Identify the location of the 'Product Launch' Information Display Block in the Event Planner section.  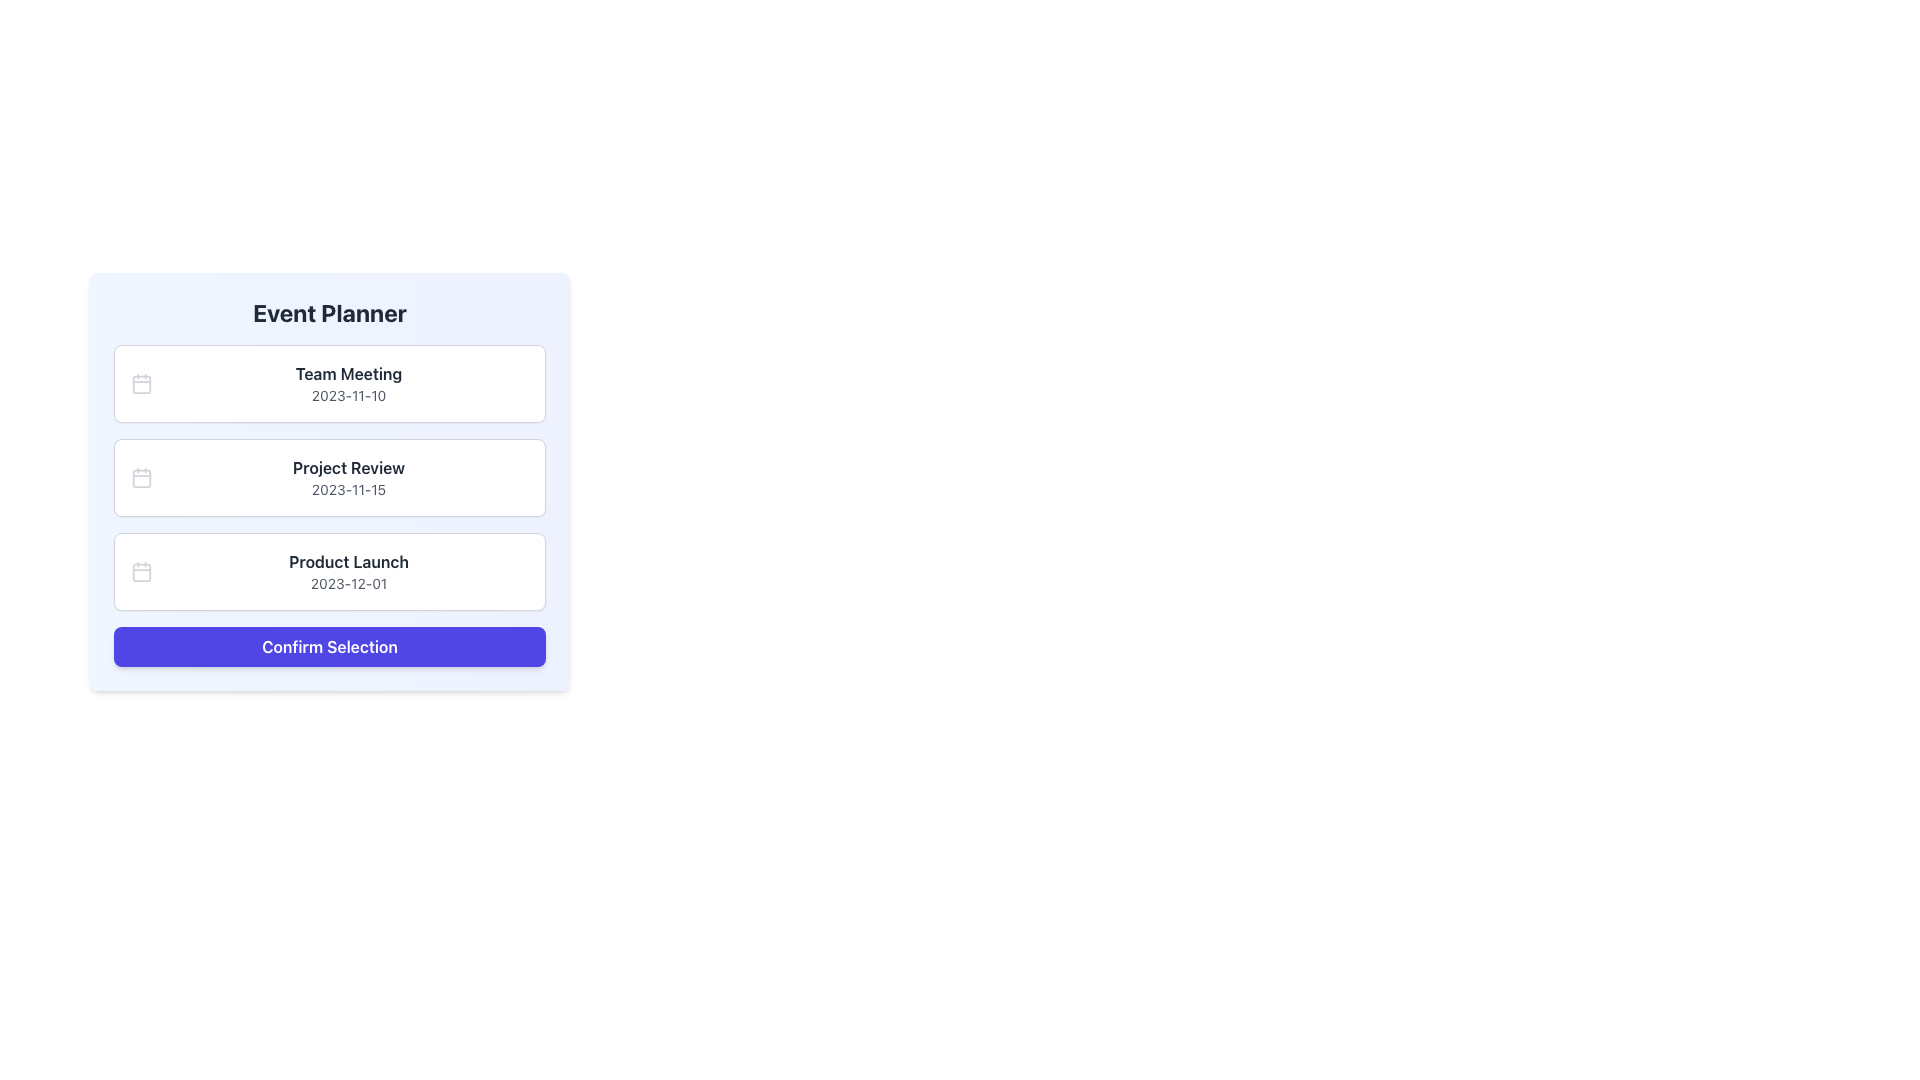
(349, 571).